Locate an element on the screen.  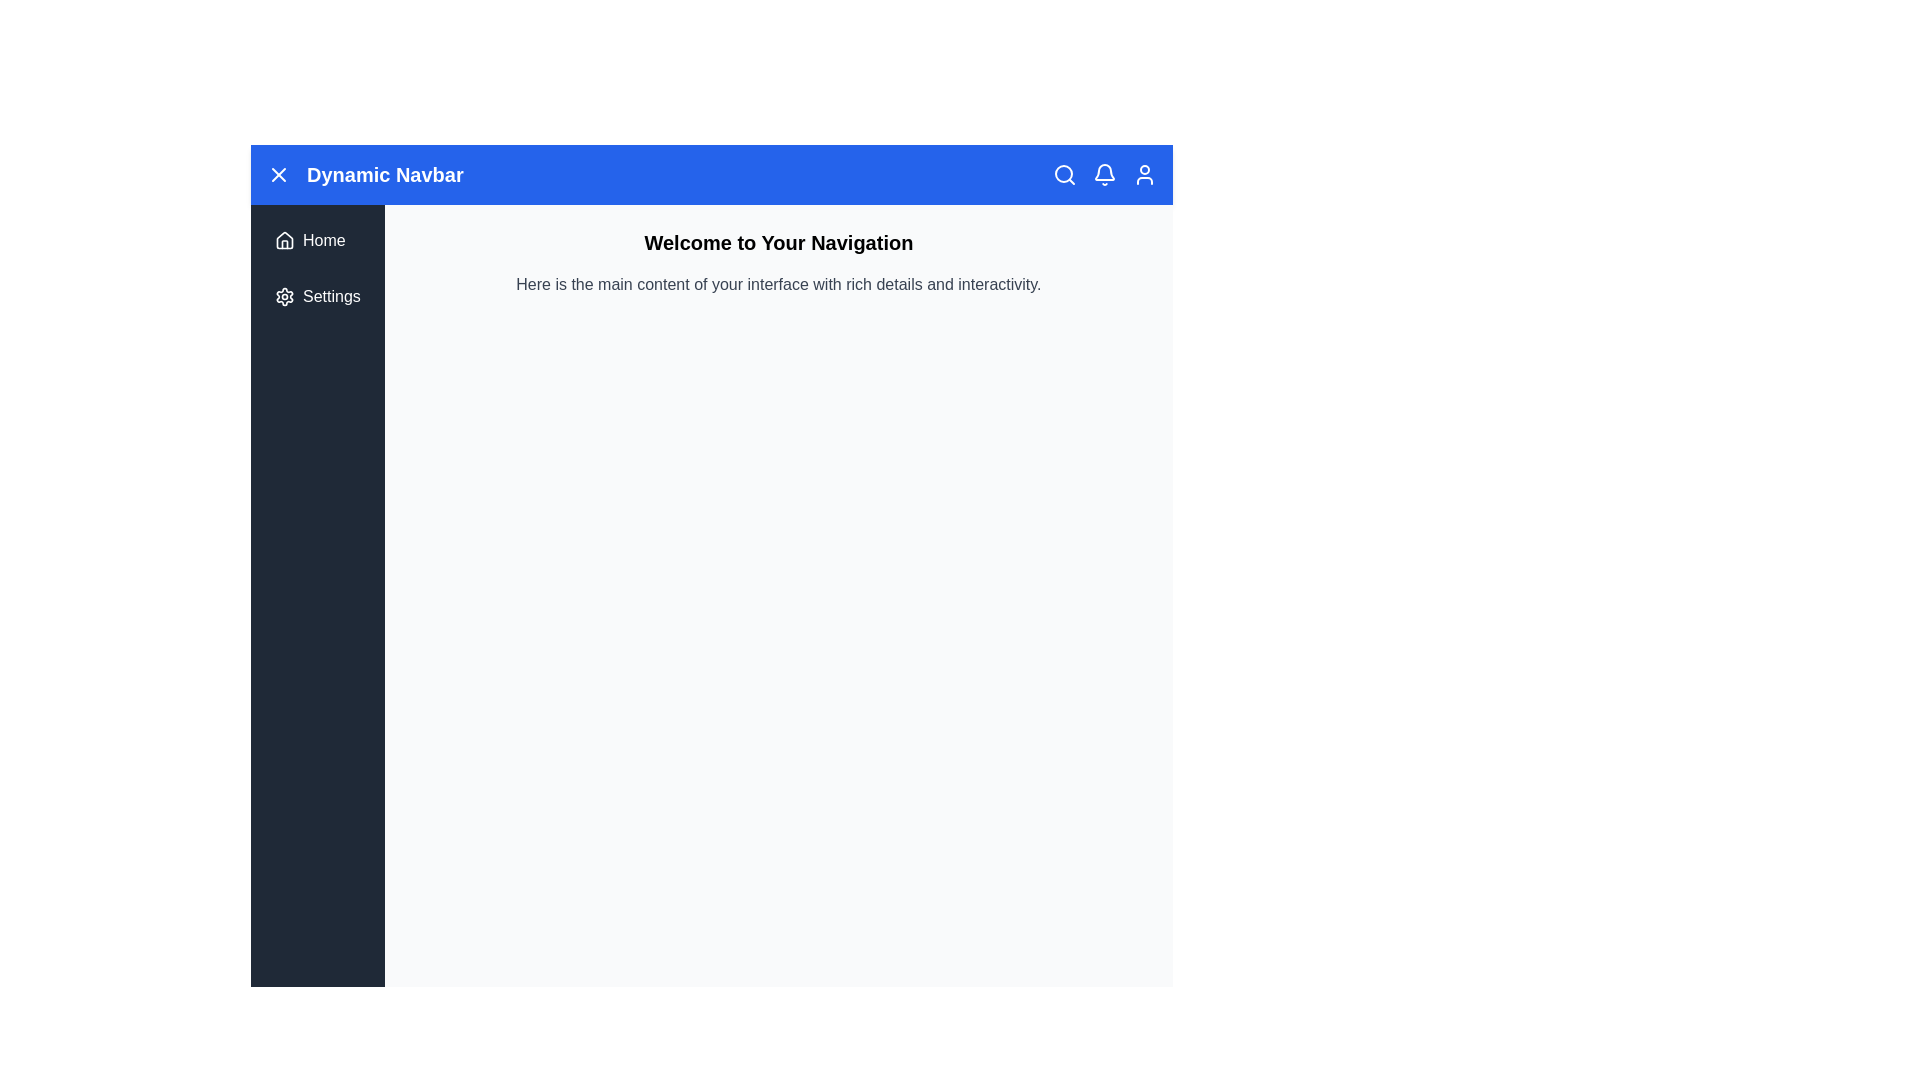
the close button located on the far left of the top blue navbar, which is directly to the left of the bold text 'Dynamic Navbar' is located at coordinates (277, 173).